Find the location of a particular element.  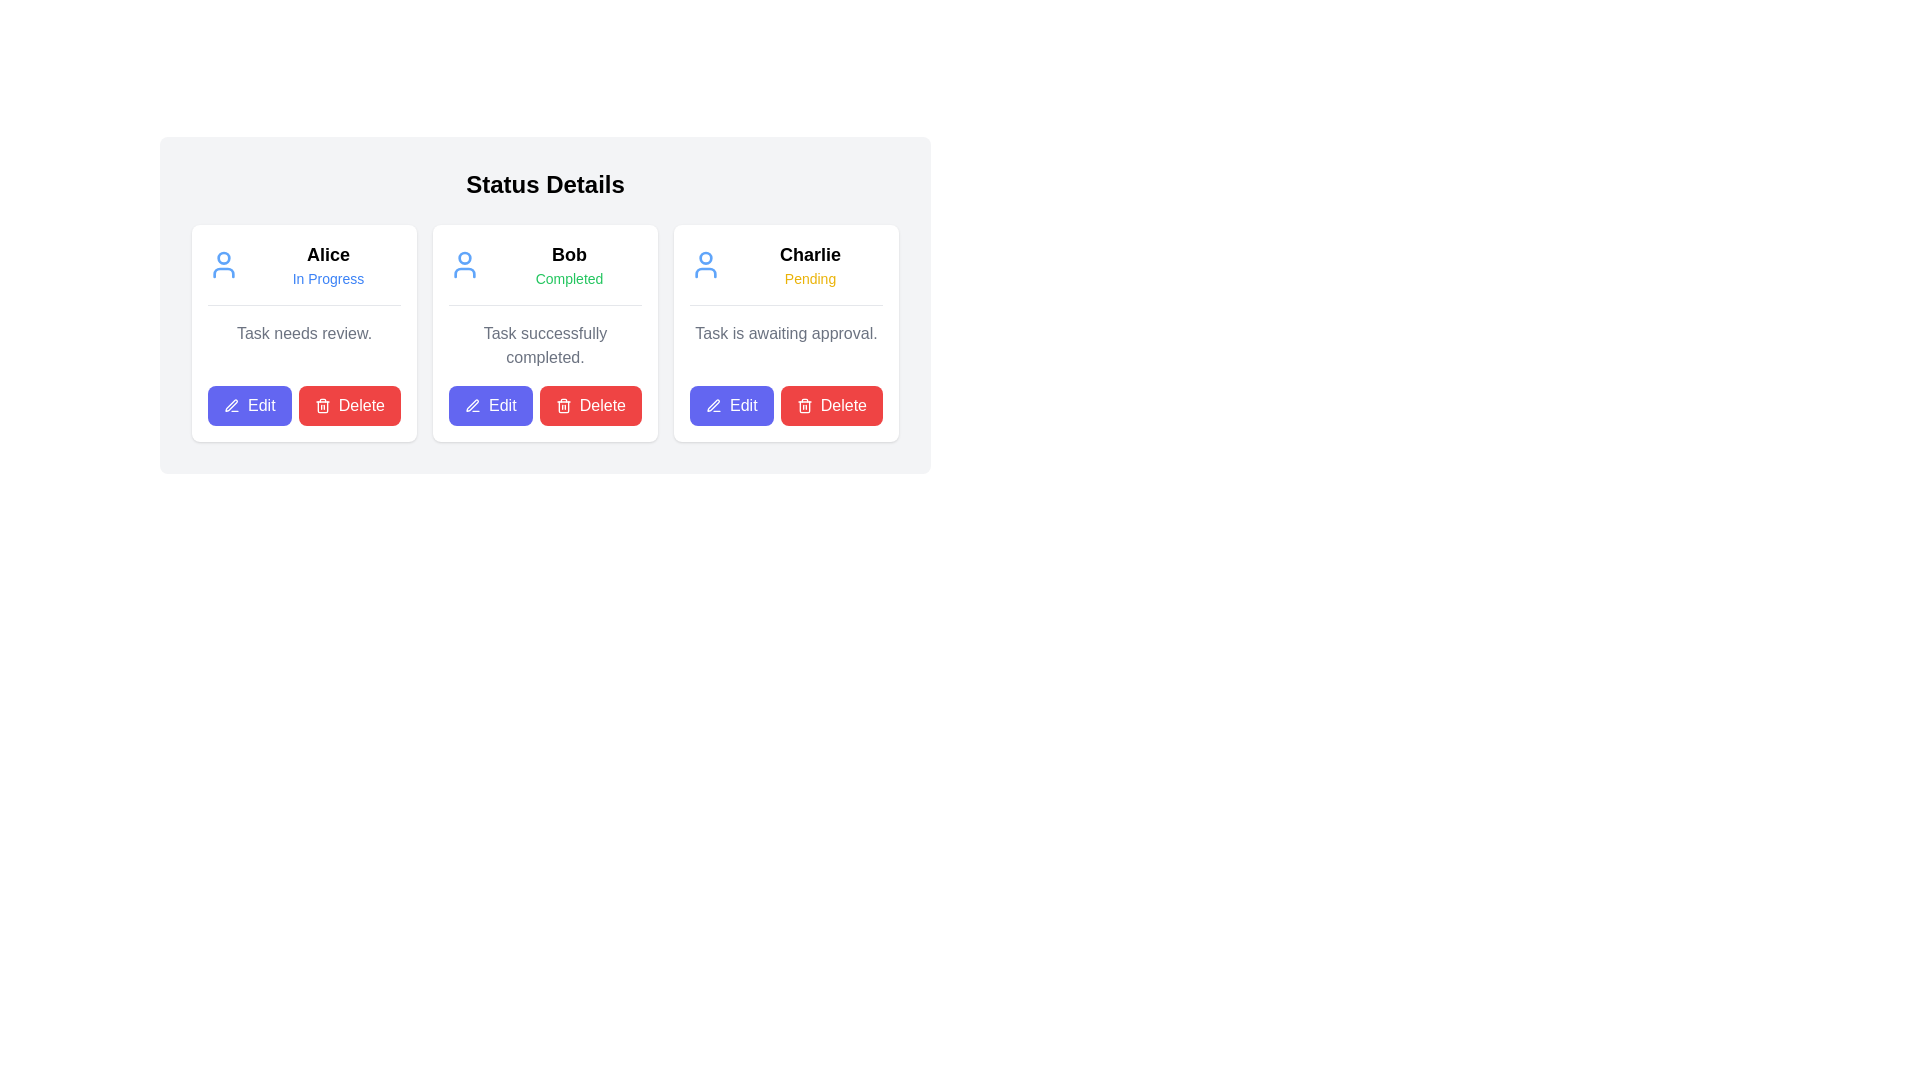

the 'Edit' button located to the left of the red 'Delete' button in the second row under the card titled 'Alice' to initiate the edit action is located at coordinates (248, 405).